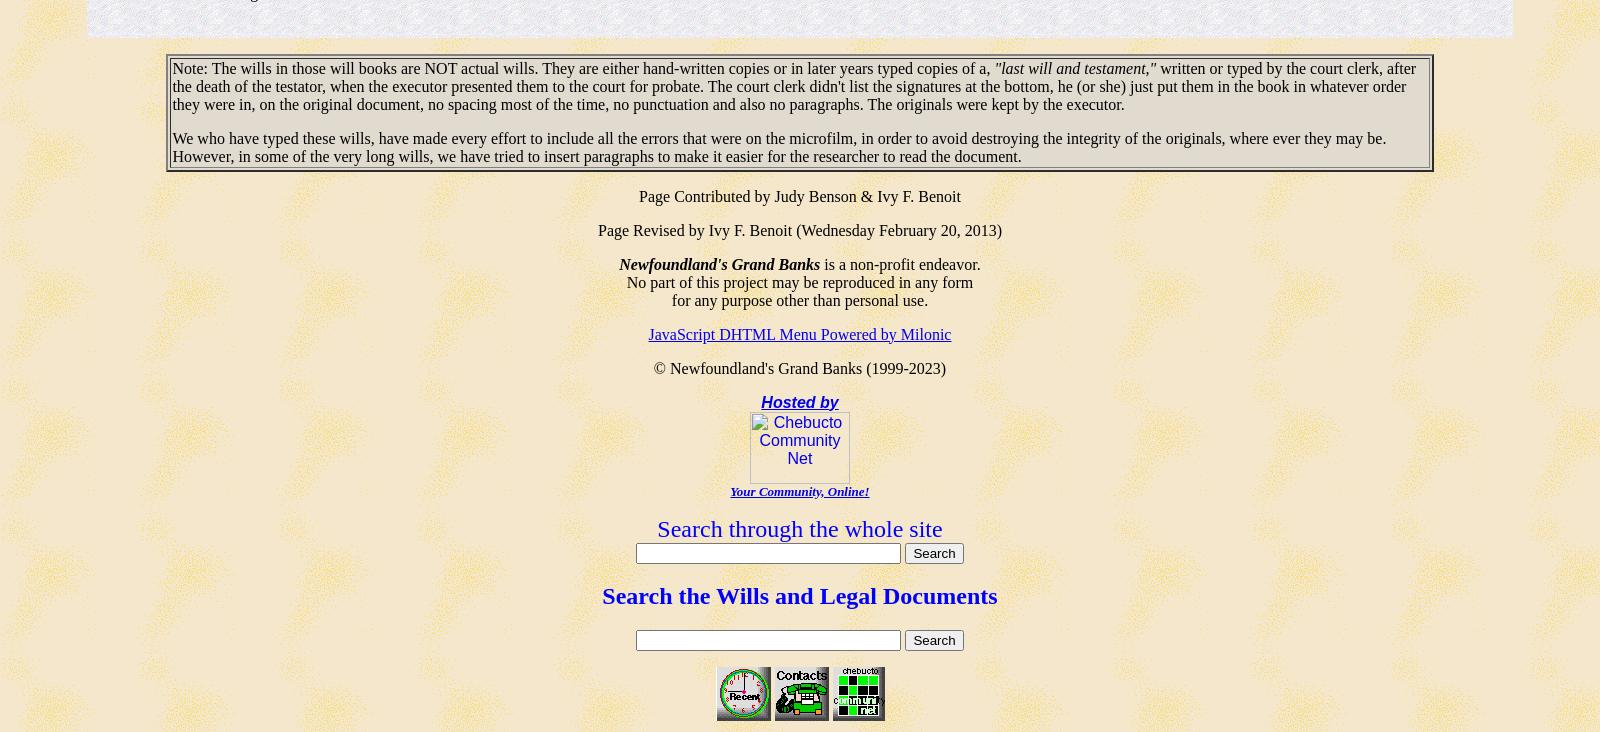  Describe the element at coordinates (799, 194) in the screenshot. I see `'Page Contributed by Judy Benson & Ivy F. Benoit'` at that location.